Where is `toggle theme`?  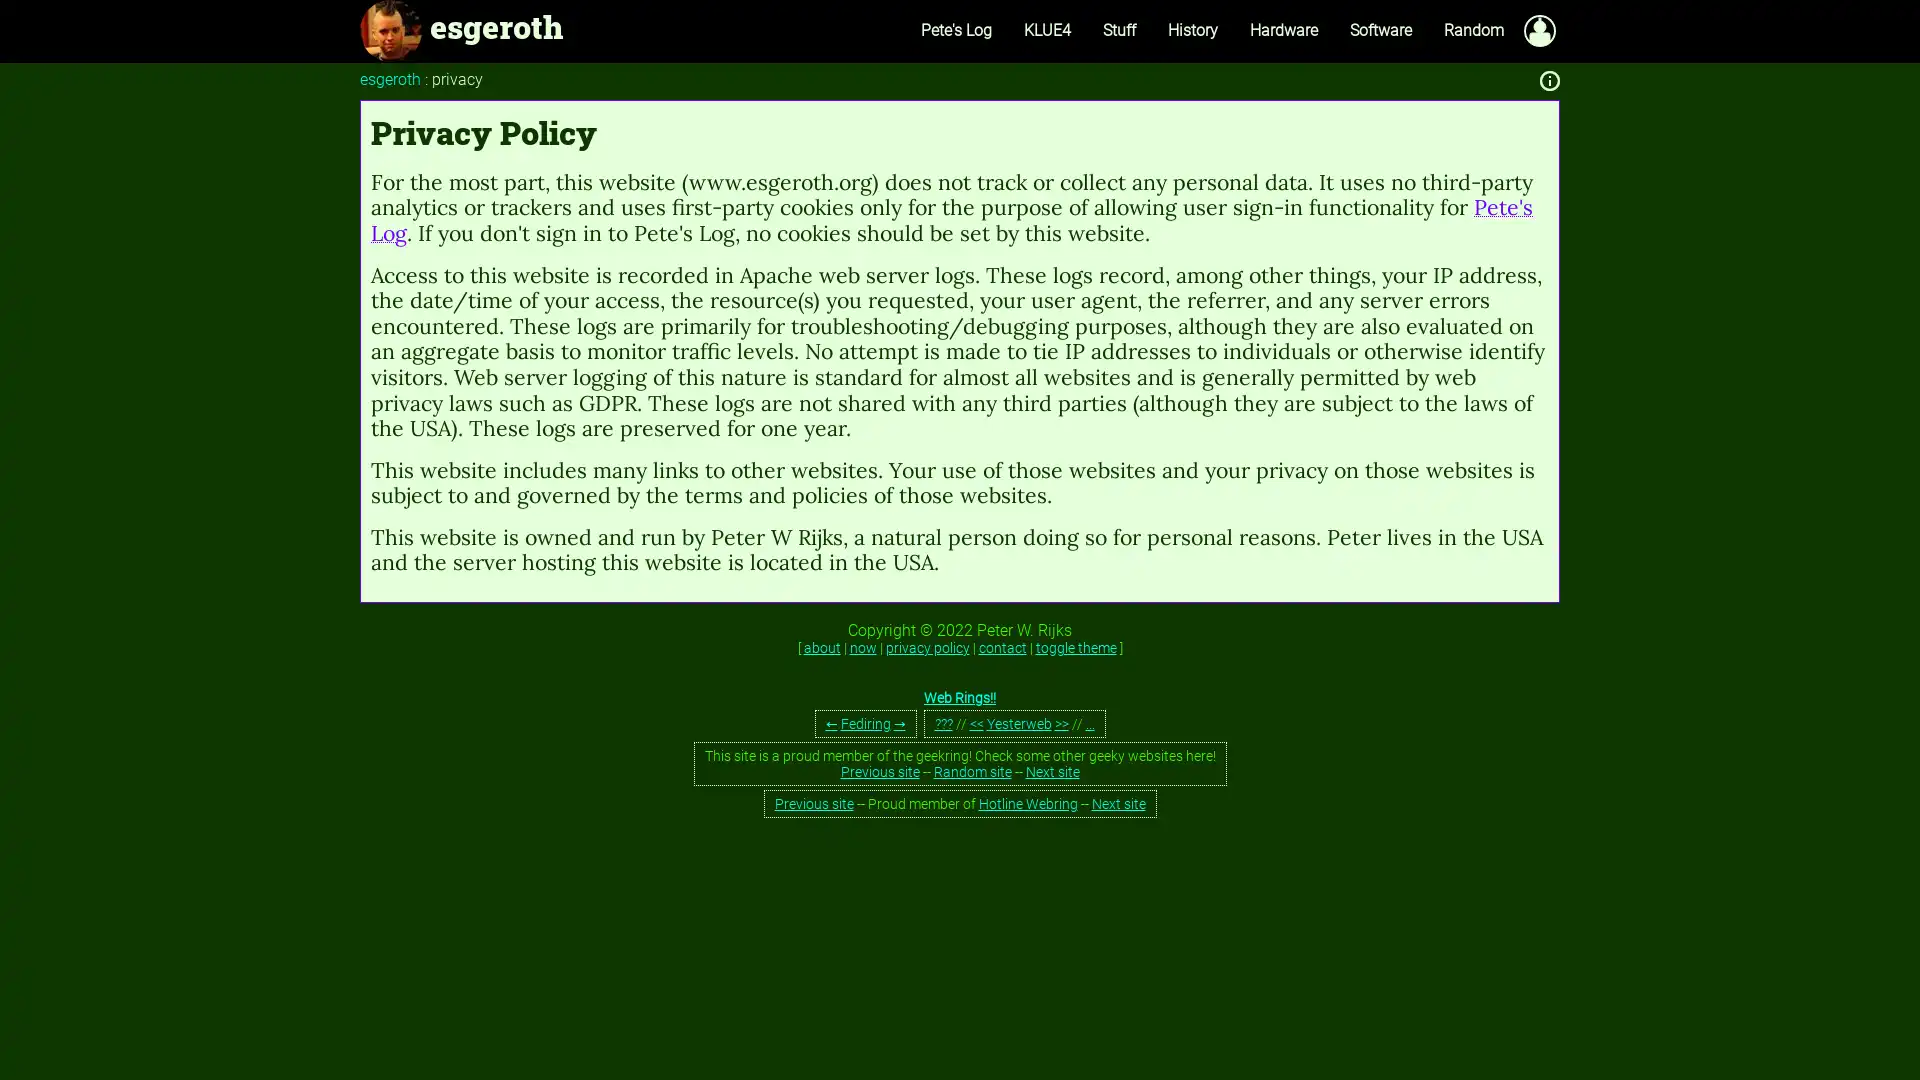 toggle theme is located at coordinates (1074, 648).